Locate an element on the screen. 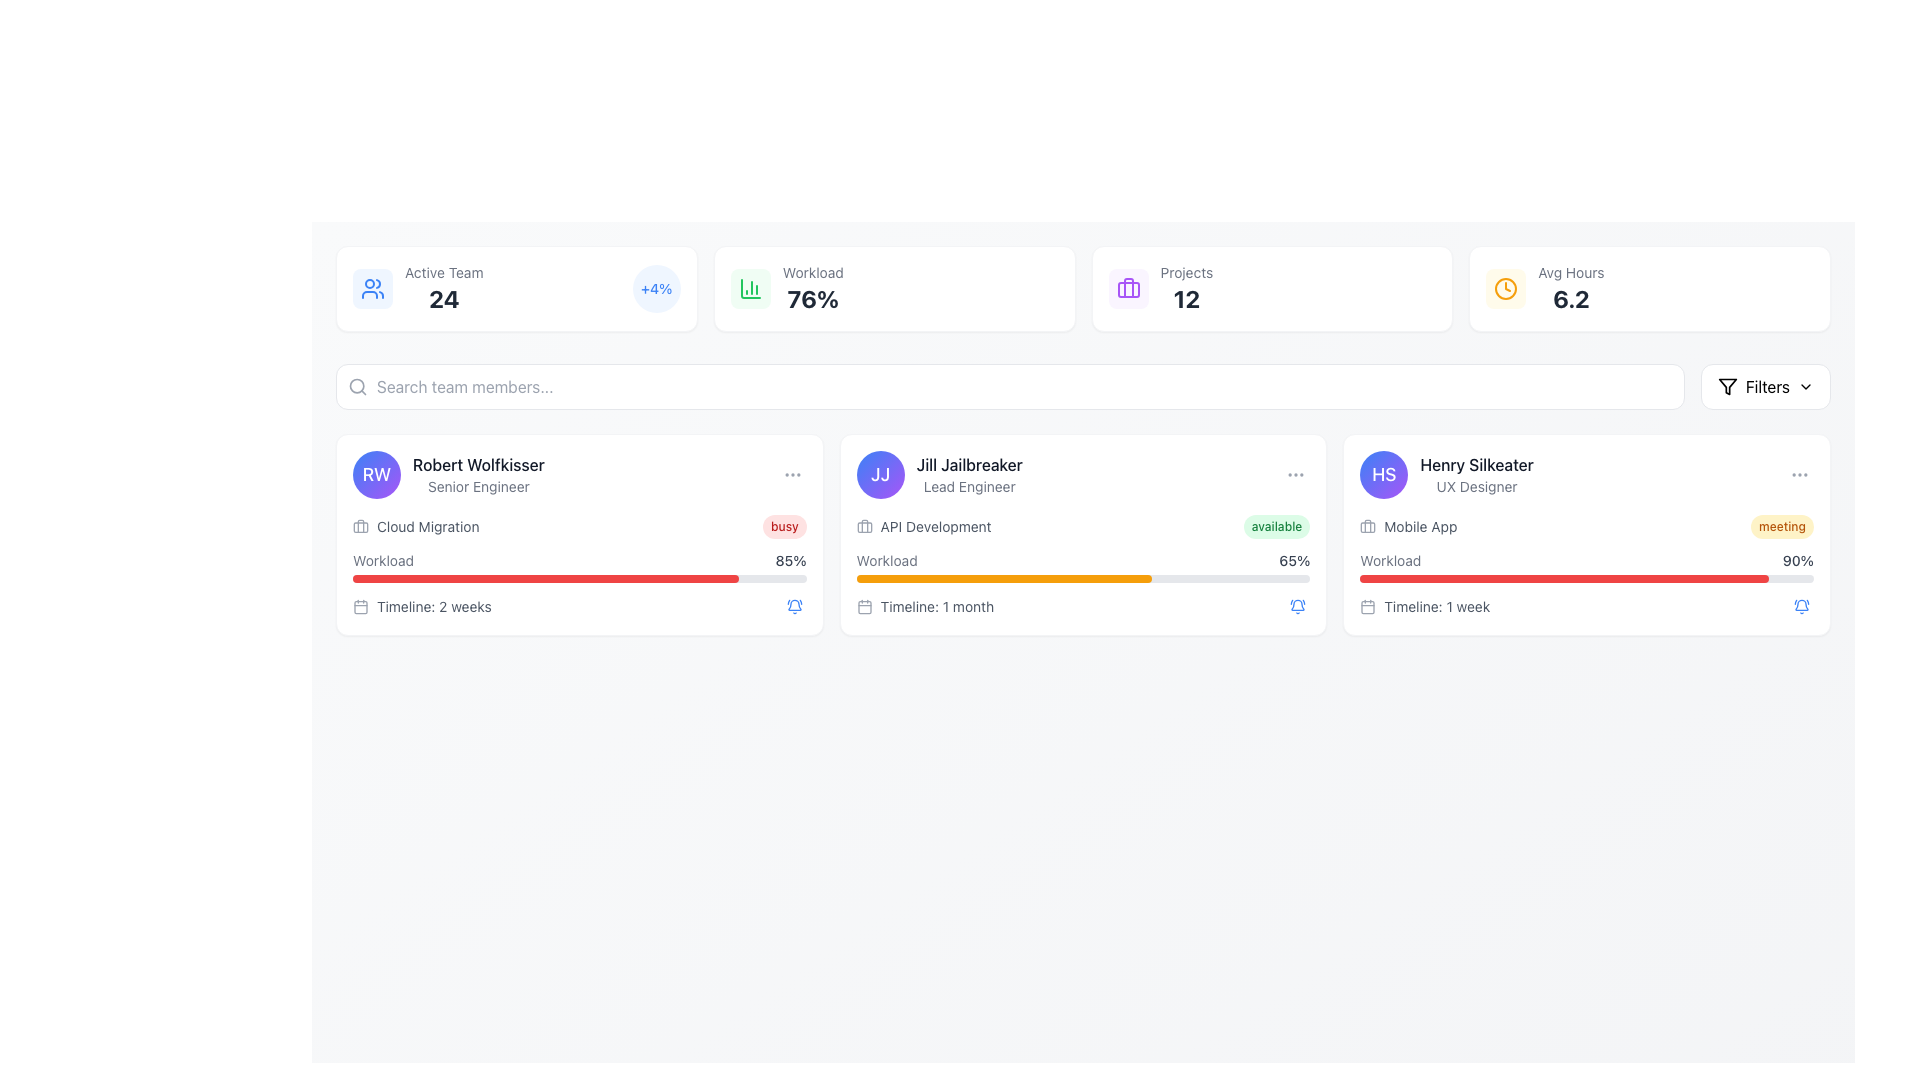  the label representing a metric or status update in the 'Active Team' section, located within a blue circular background to the right of the 'Active Team' label is located at coordinates (656, 289).